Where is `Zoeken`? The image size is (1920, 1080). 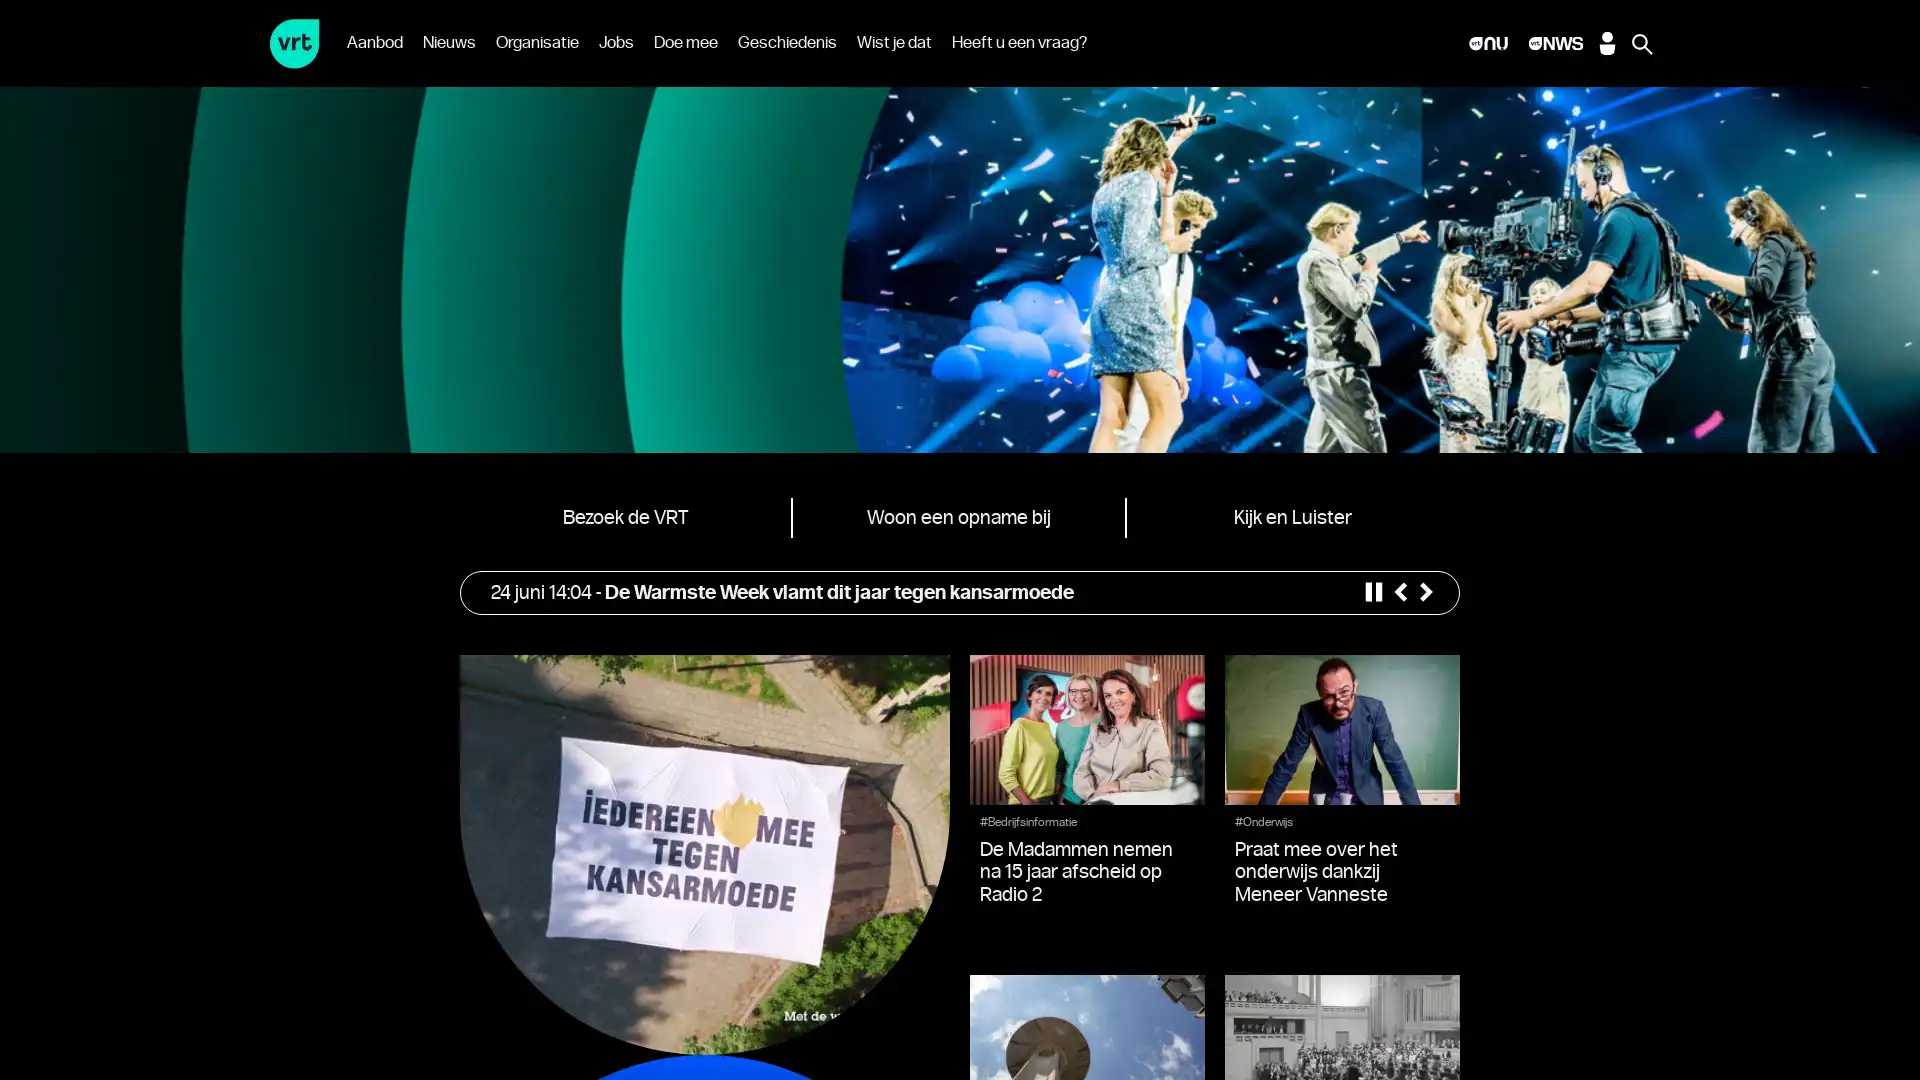
Zoeken is located at coordinates (1642, 42).